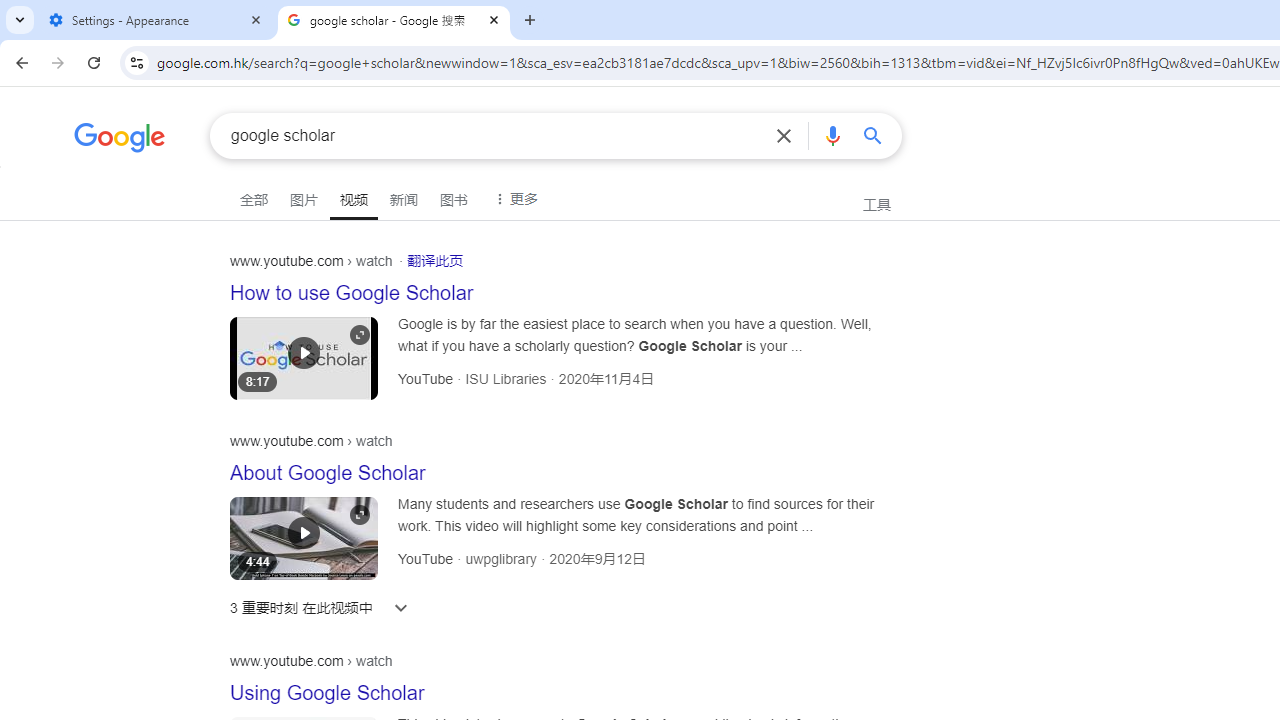  Describe the element at coordinates (513, 197) in the screenshot. I see `'More Filters'` at that location.